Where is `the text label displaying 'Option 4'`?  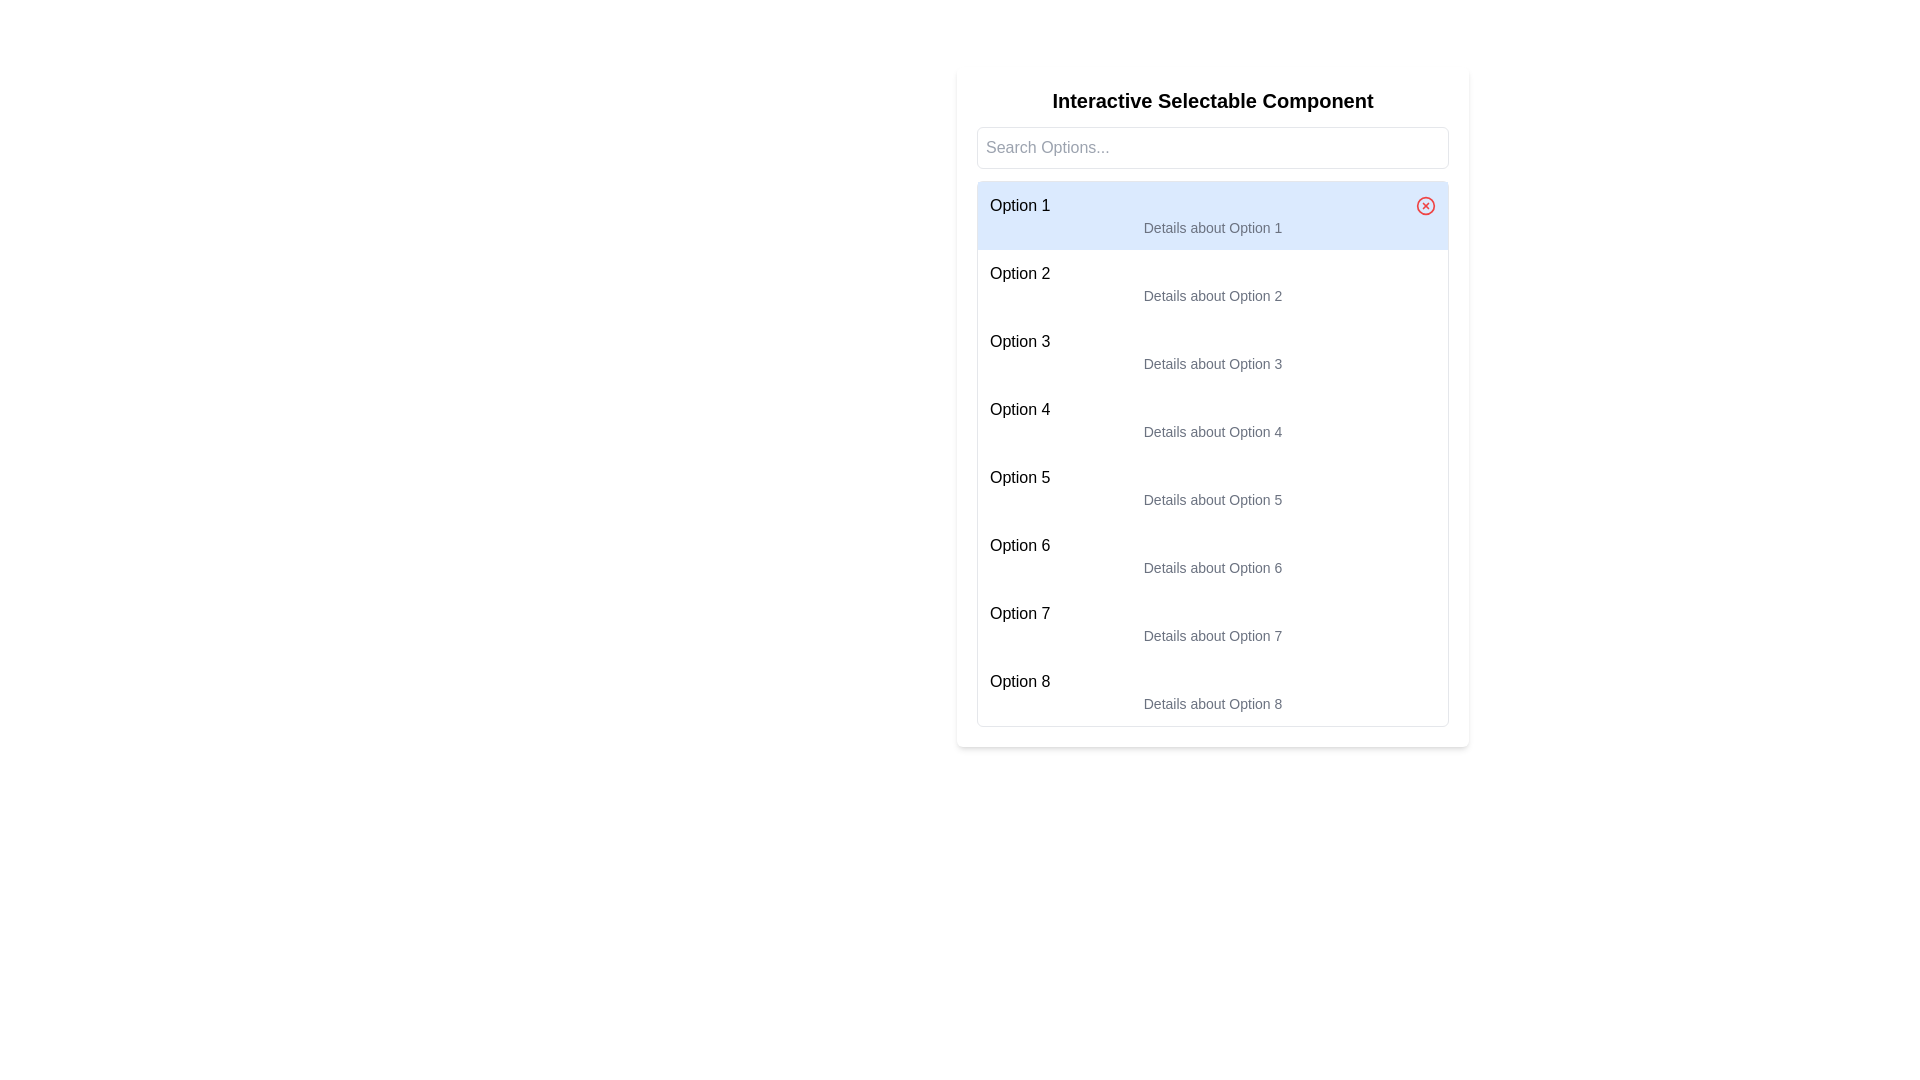 the text label displaying 'Option 4' is located at coordinates (1020, 408).